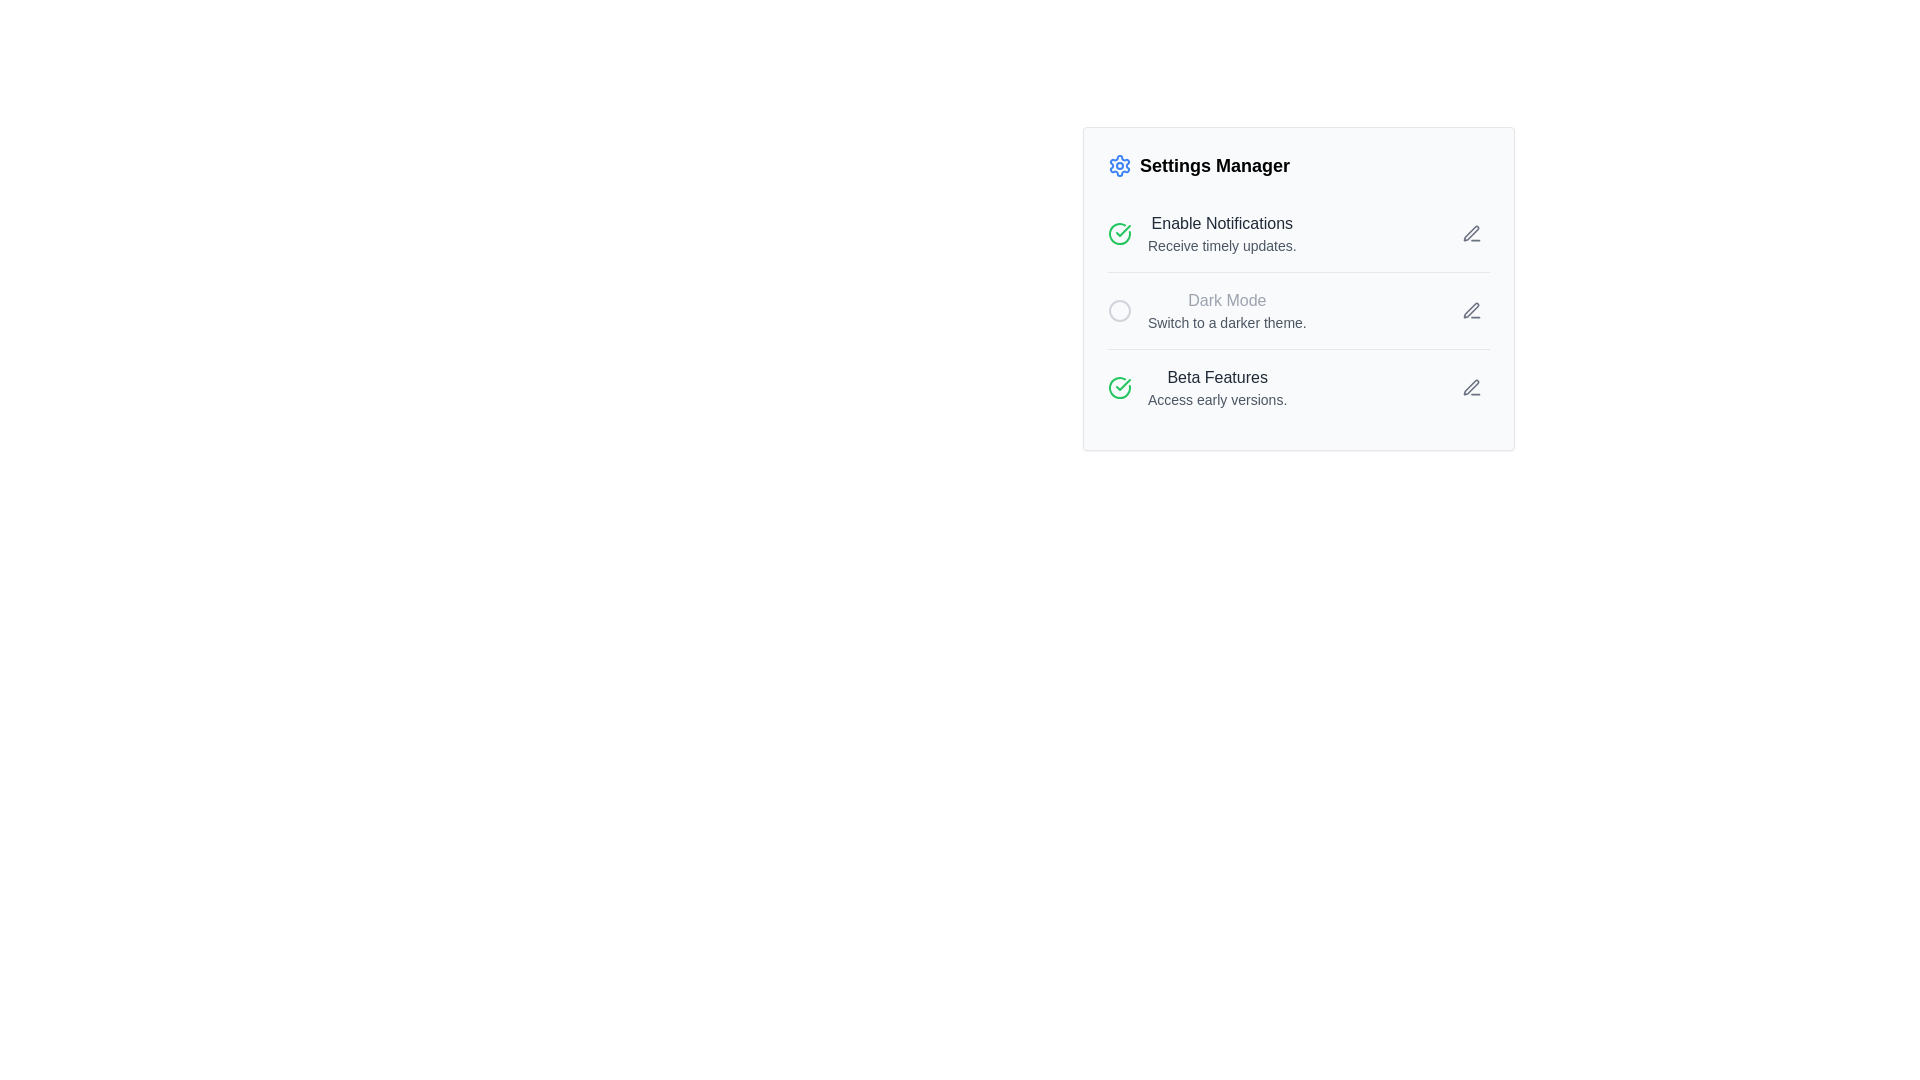  Describe the element at coordinates (1118, 311) in the screenshot. I see `the circular icon with a light gray border located to the left of the 'Dark Mode: Switch to a darker theme.' text` at that location.